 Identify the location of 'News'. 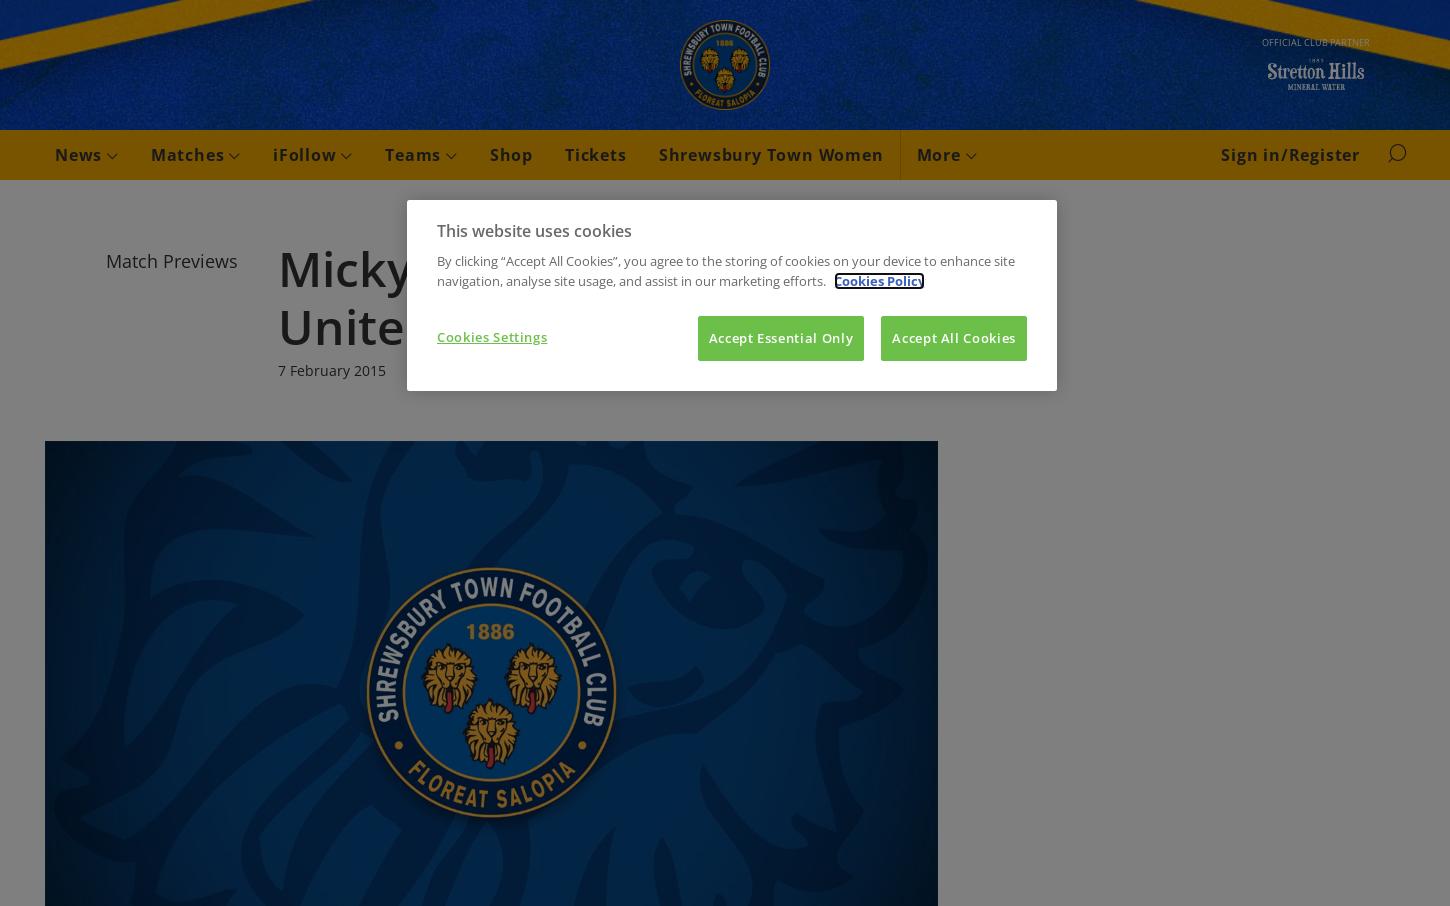
(54, 155).